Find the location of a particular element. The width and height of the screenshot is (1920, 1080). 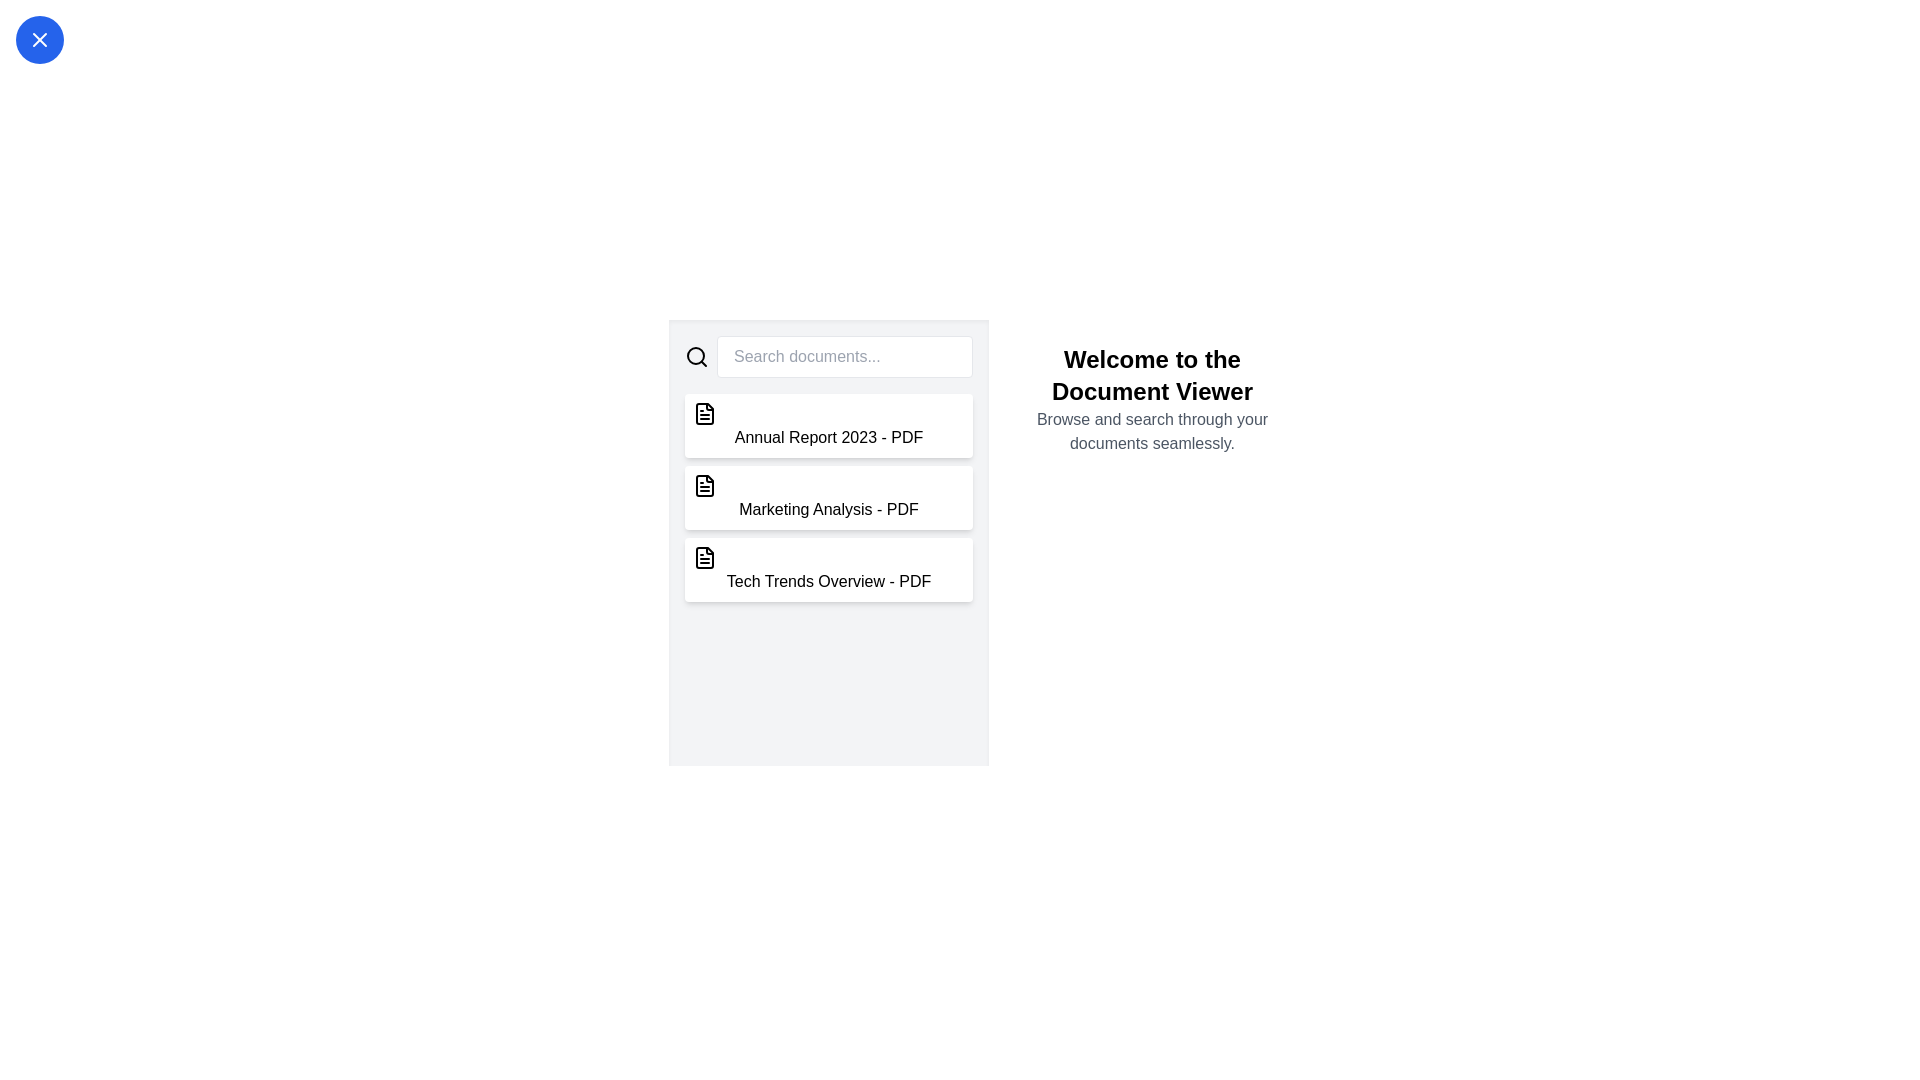

the document Tech Trends Overview - PDF from the list is located at coordinates (829, 570).